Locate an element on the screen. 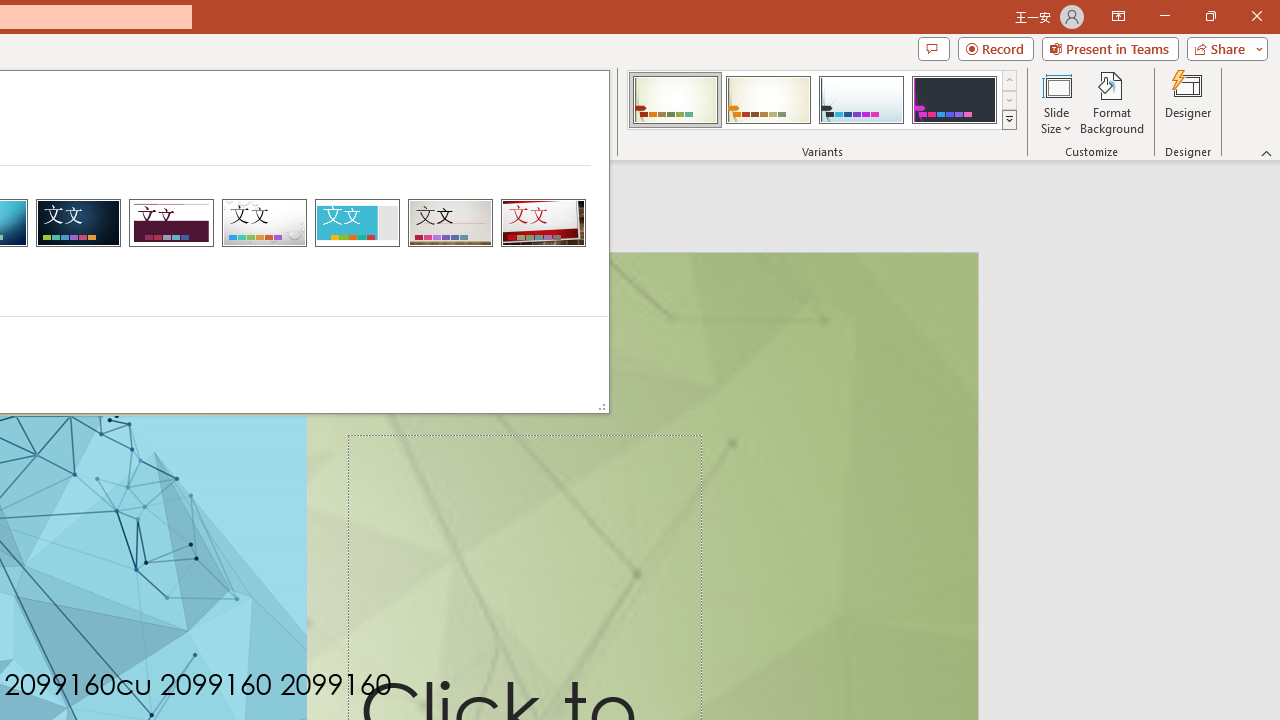  'Slide Size' is located at coordinates (1055, 103).